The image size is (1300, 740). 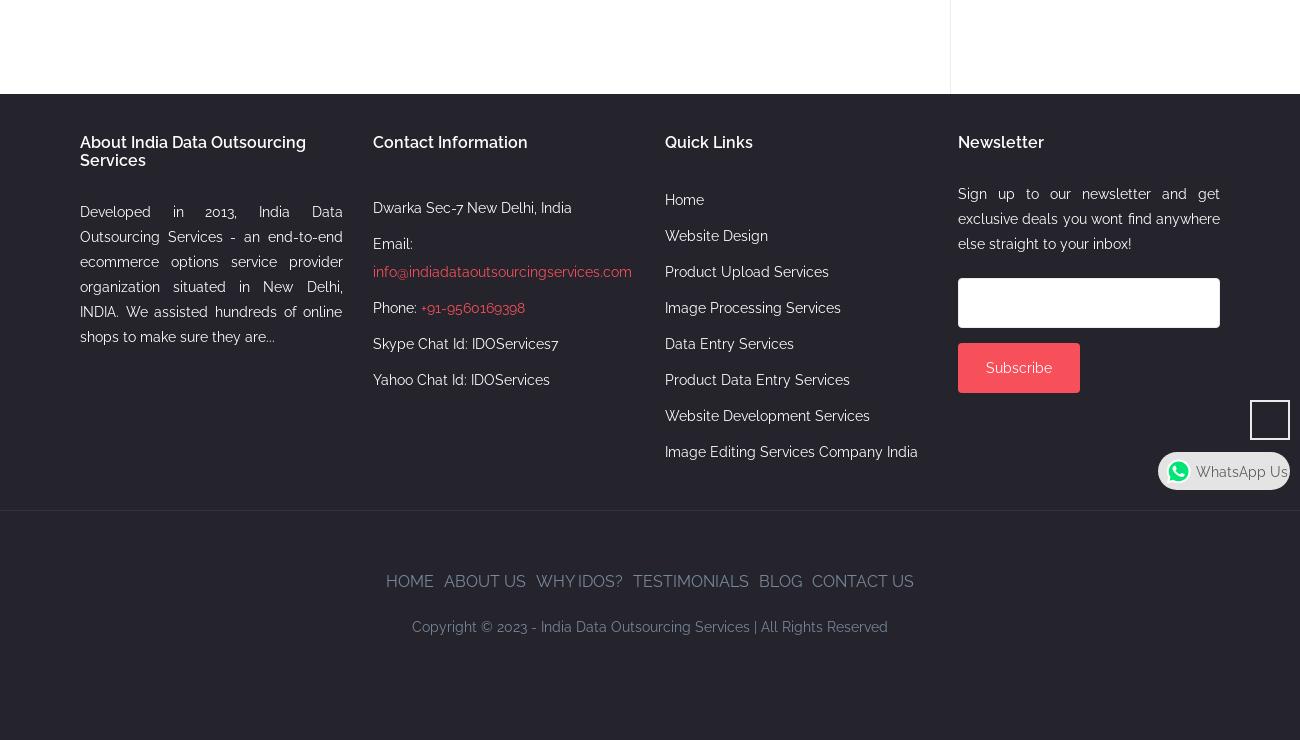 What do you see at coordinates (391, 243) in the screenshot?
I see `'Email:'` at bounding box center [391, 243].